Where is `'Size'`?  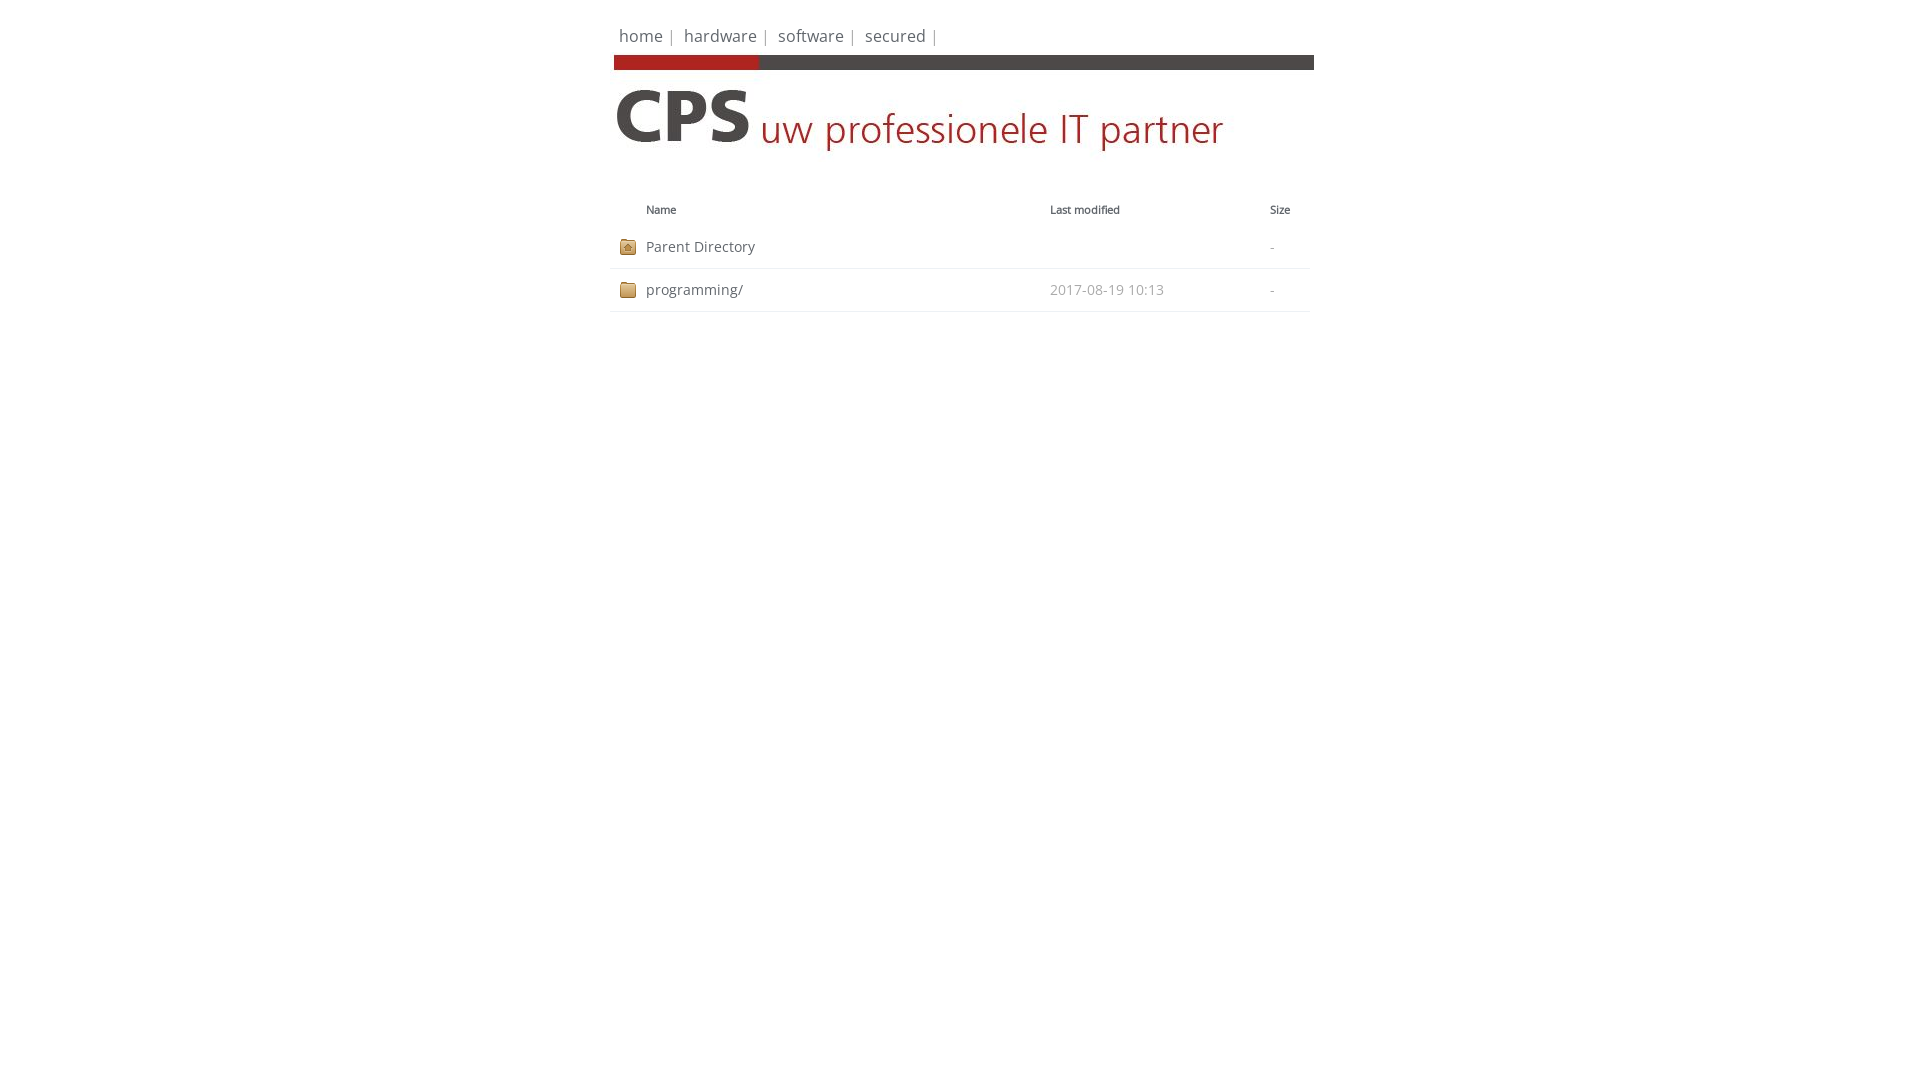 'Size' is located at coordinates (1280, 209).